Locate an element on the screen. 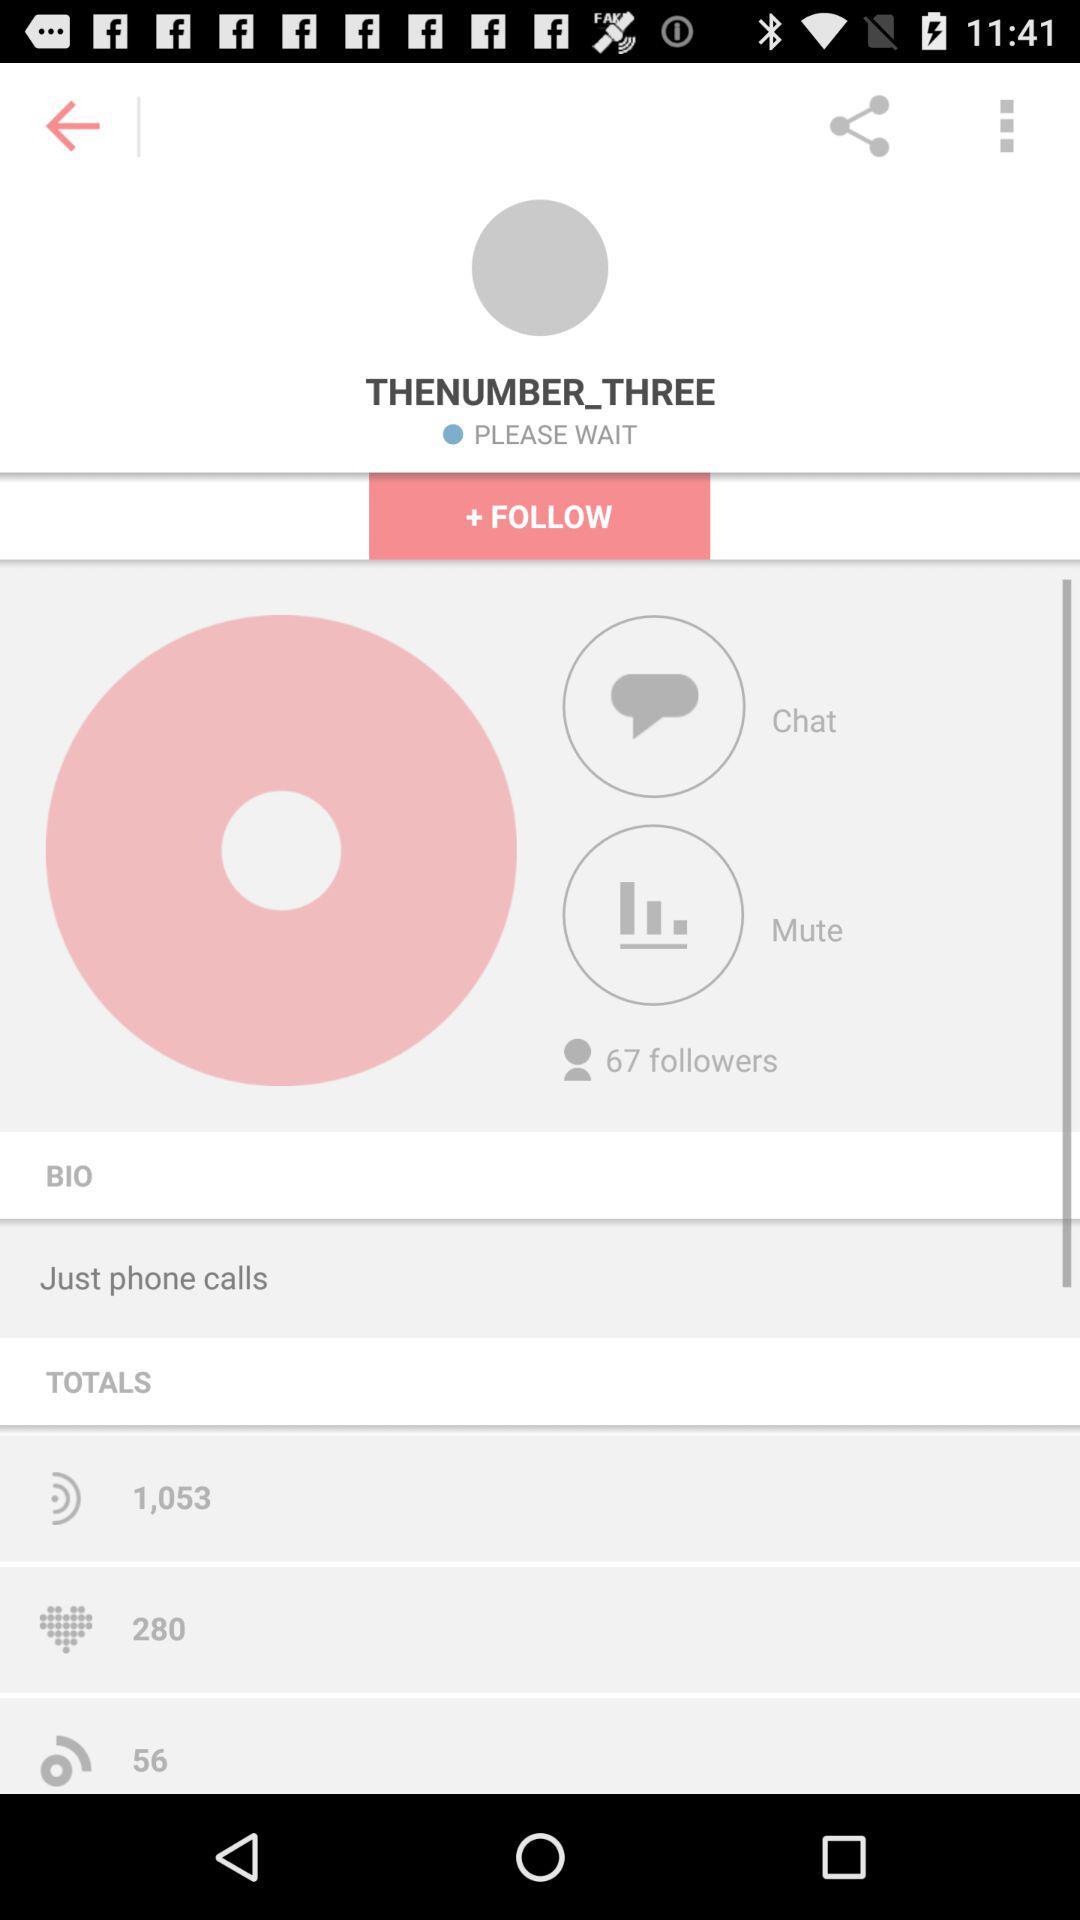 This screenshot has width=1080, height=1920. apps of the mute option is located at coordinates (653, 914).